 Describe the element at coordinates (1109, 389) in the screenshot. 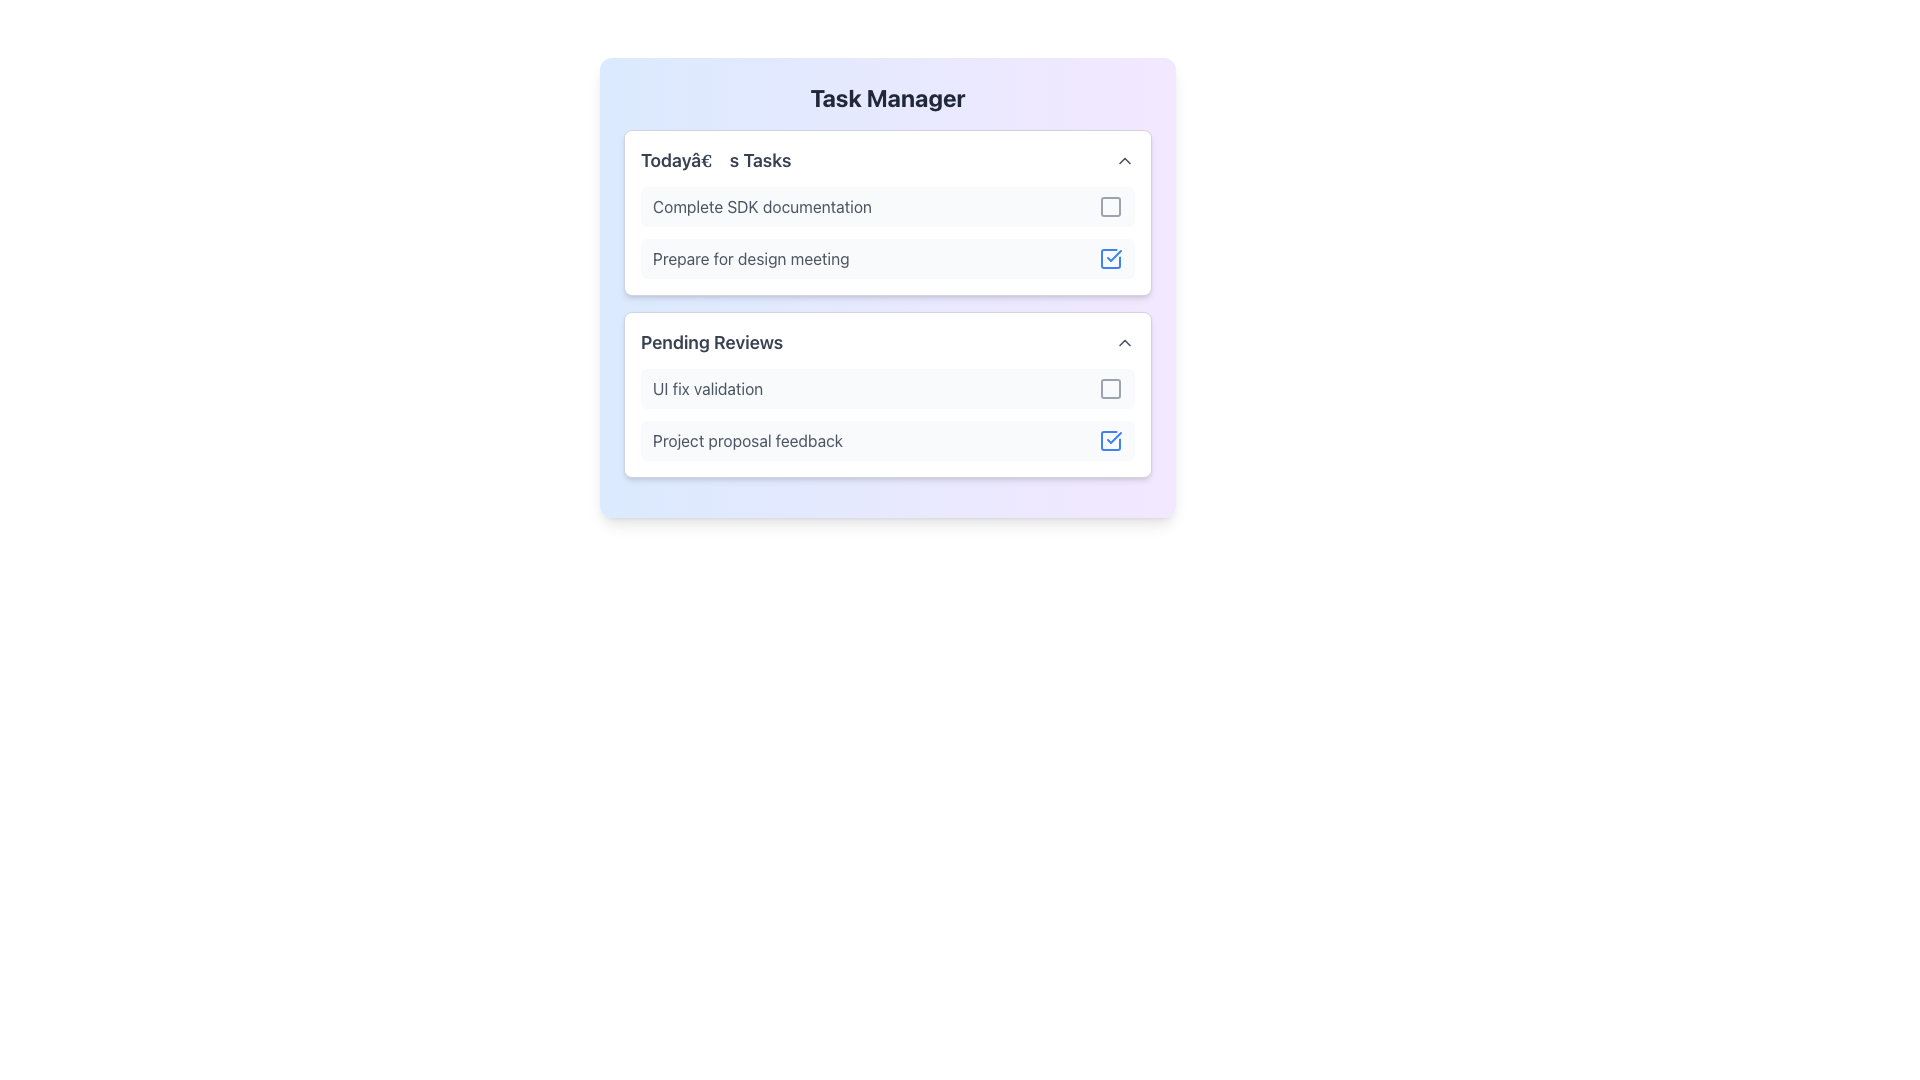

I see `the small square-shaped light gray icon located at the right end of the 'UI fix validation' row in the 'Pending Reviews' section` at that location.